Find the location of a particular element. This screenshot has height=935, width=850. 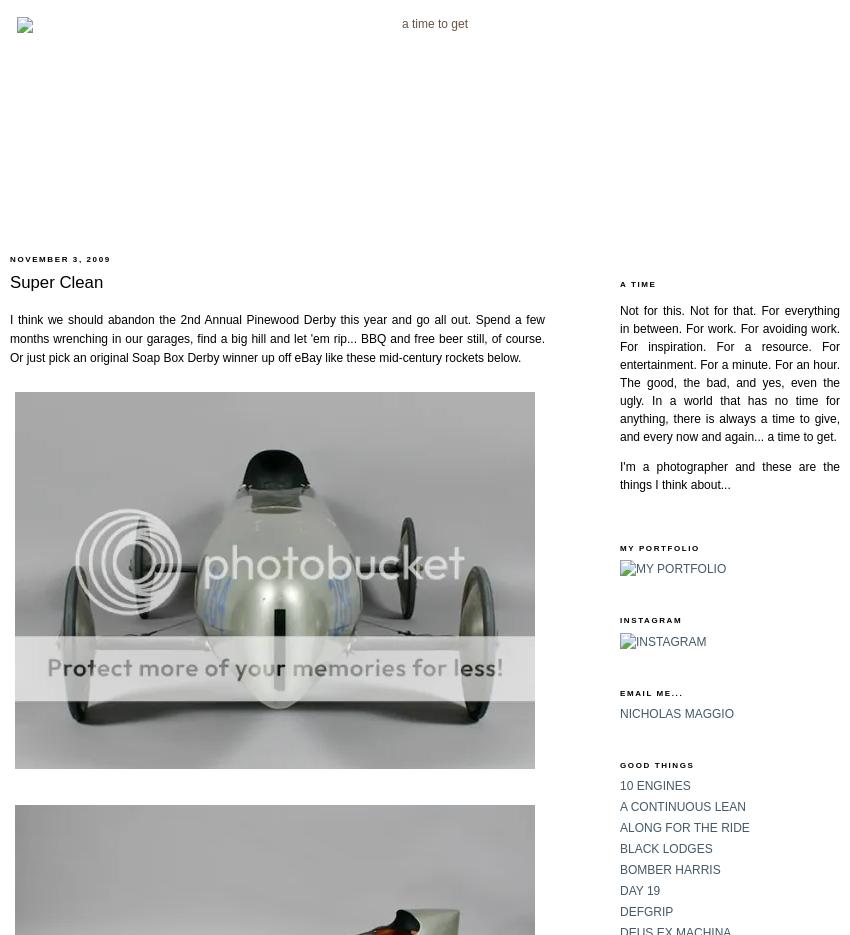

'BOMBER HARRIS' is located at coordinates (669, 867).